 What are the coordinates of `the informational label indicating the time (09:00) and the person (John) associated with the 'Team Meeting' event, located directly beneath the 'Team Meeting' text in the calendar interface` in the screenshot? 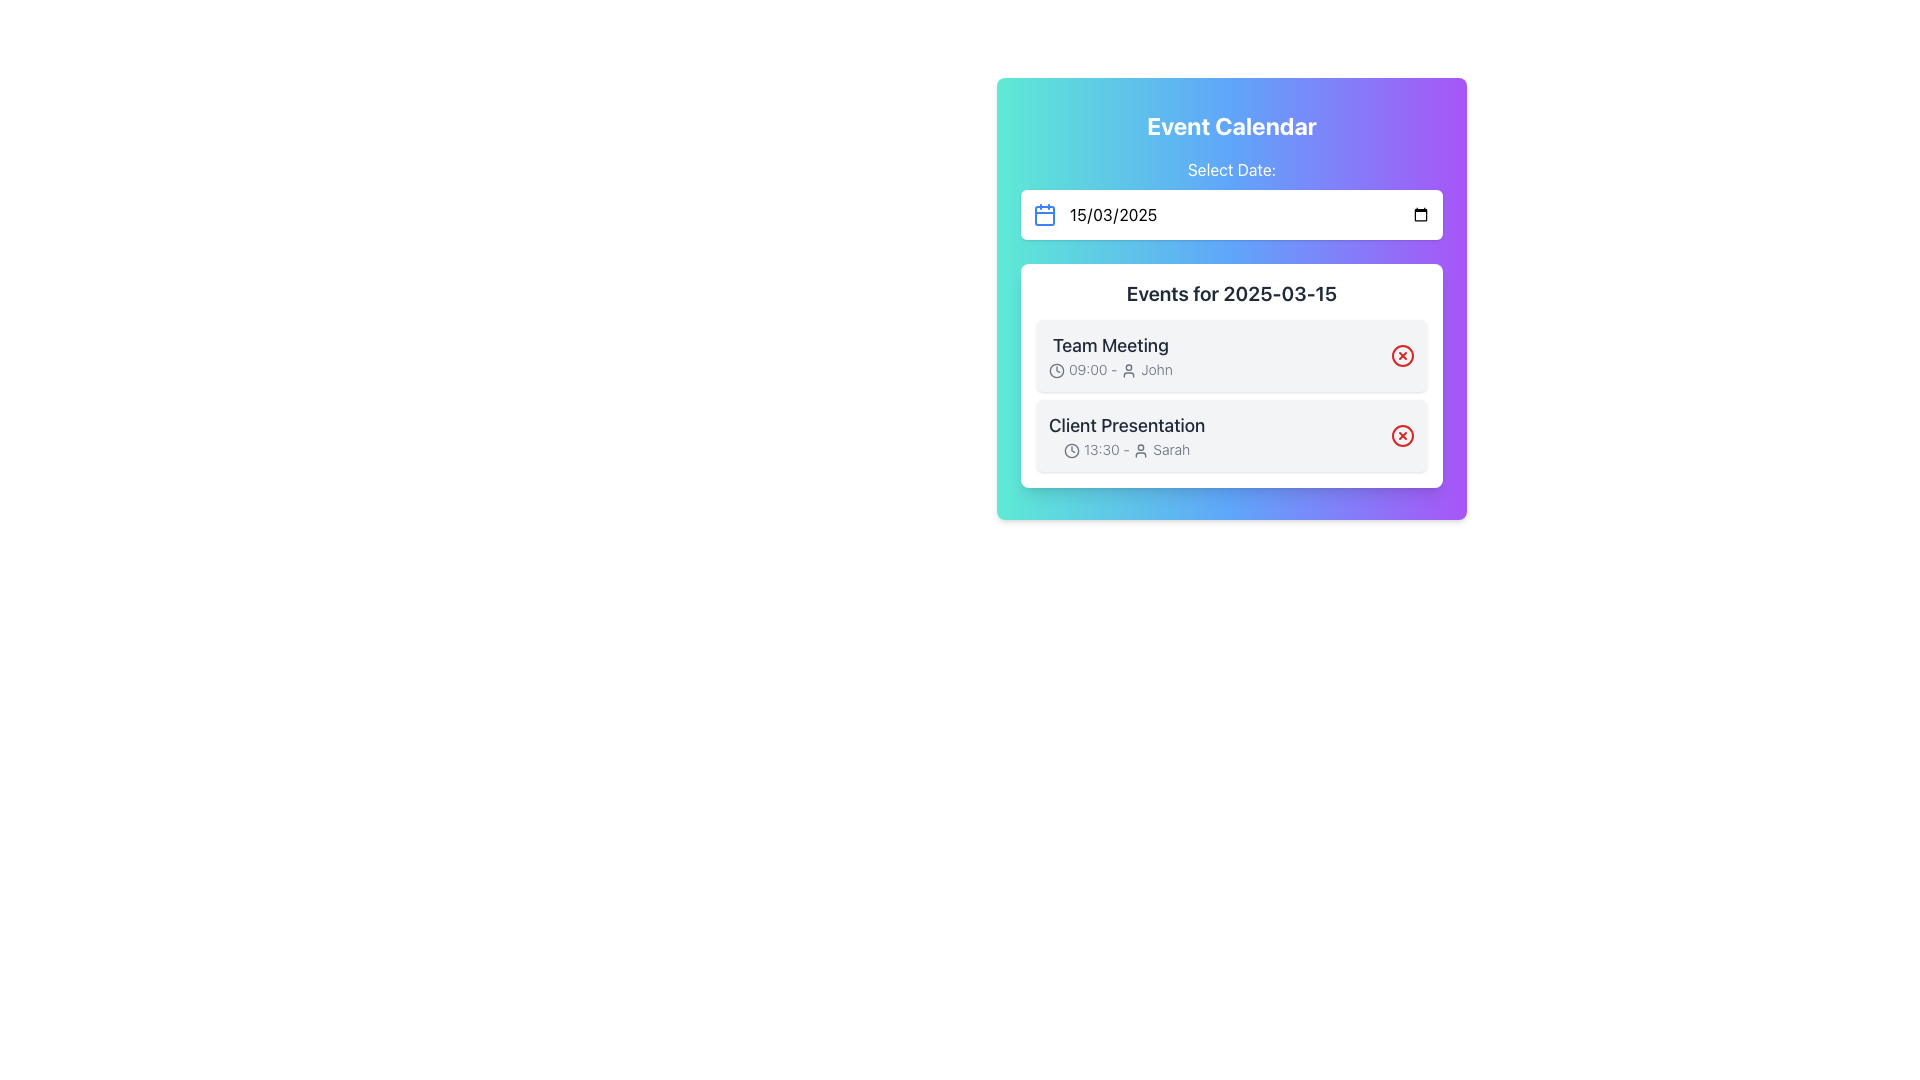 It's located at (1109, 370).